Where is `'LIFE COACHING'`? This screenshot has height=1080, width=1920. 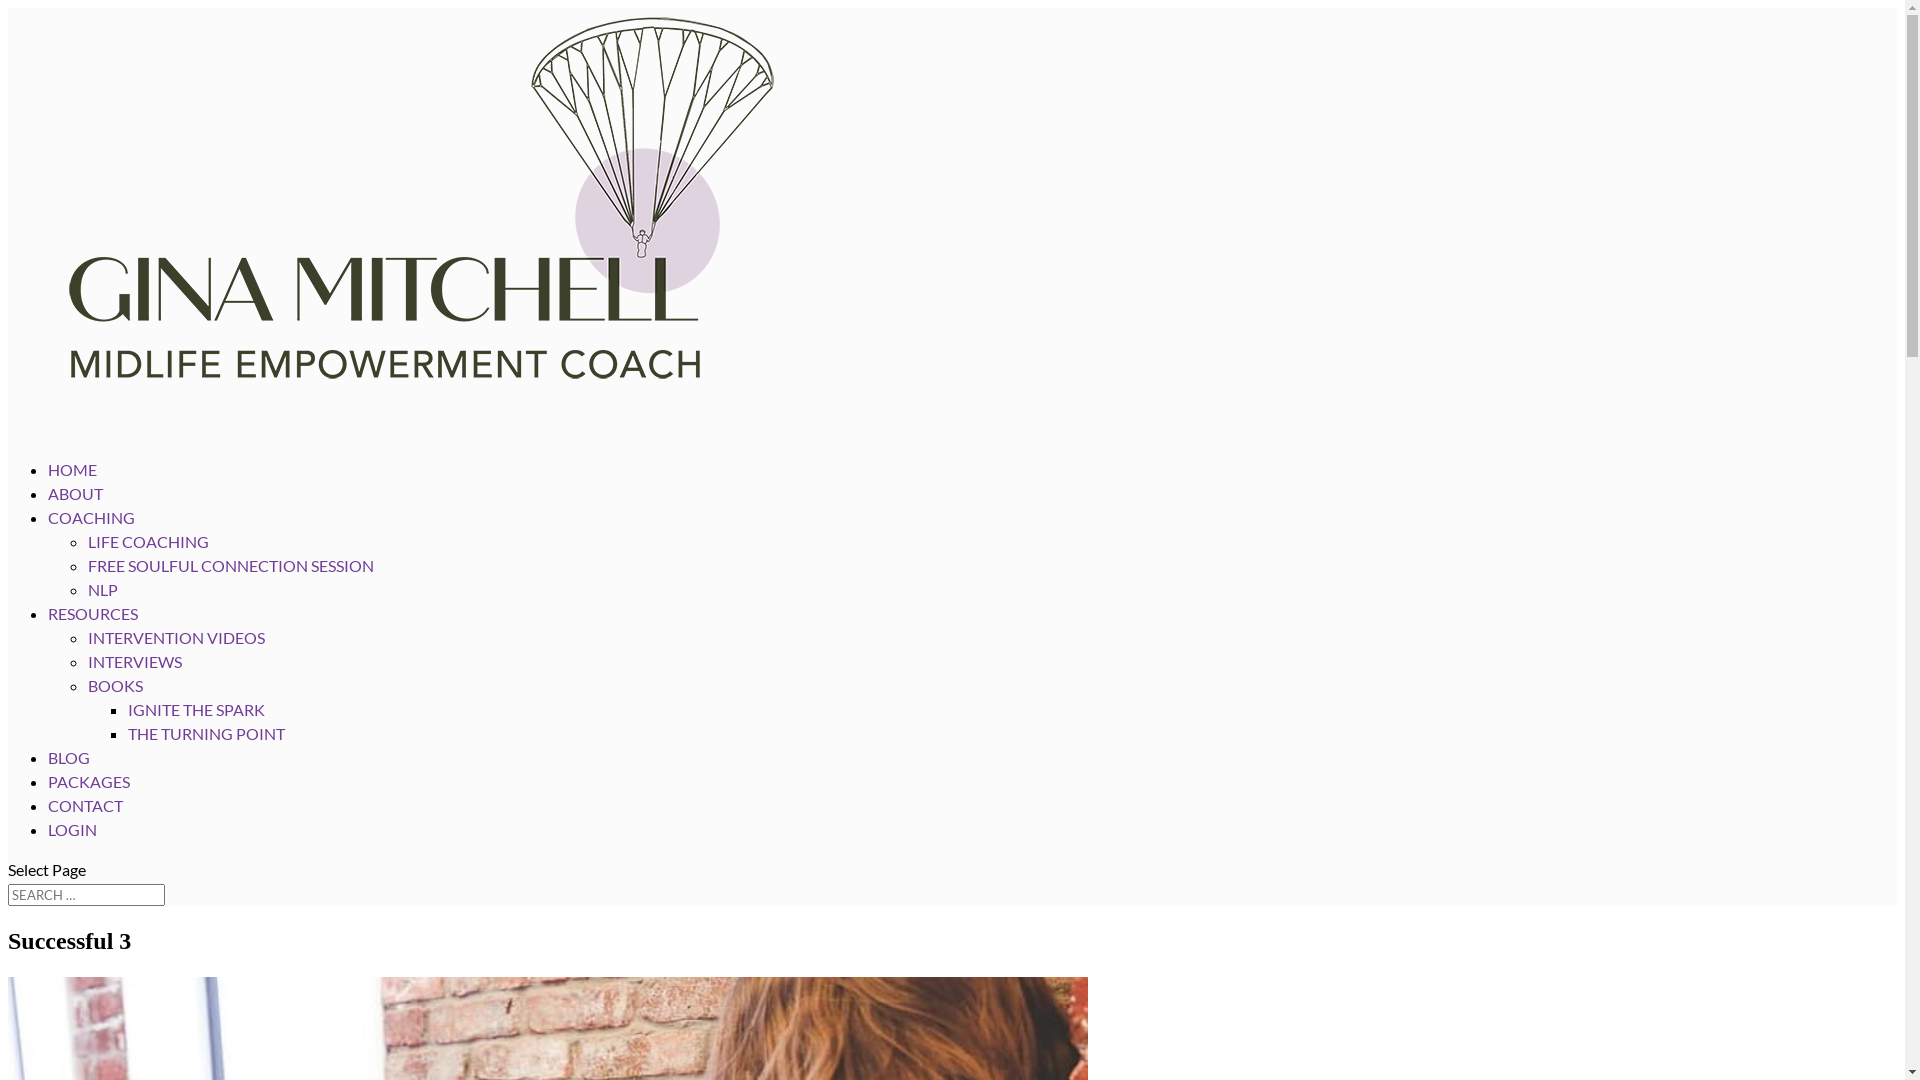
'LIFE COACHING' is located at coordinates (147, 541).